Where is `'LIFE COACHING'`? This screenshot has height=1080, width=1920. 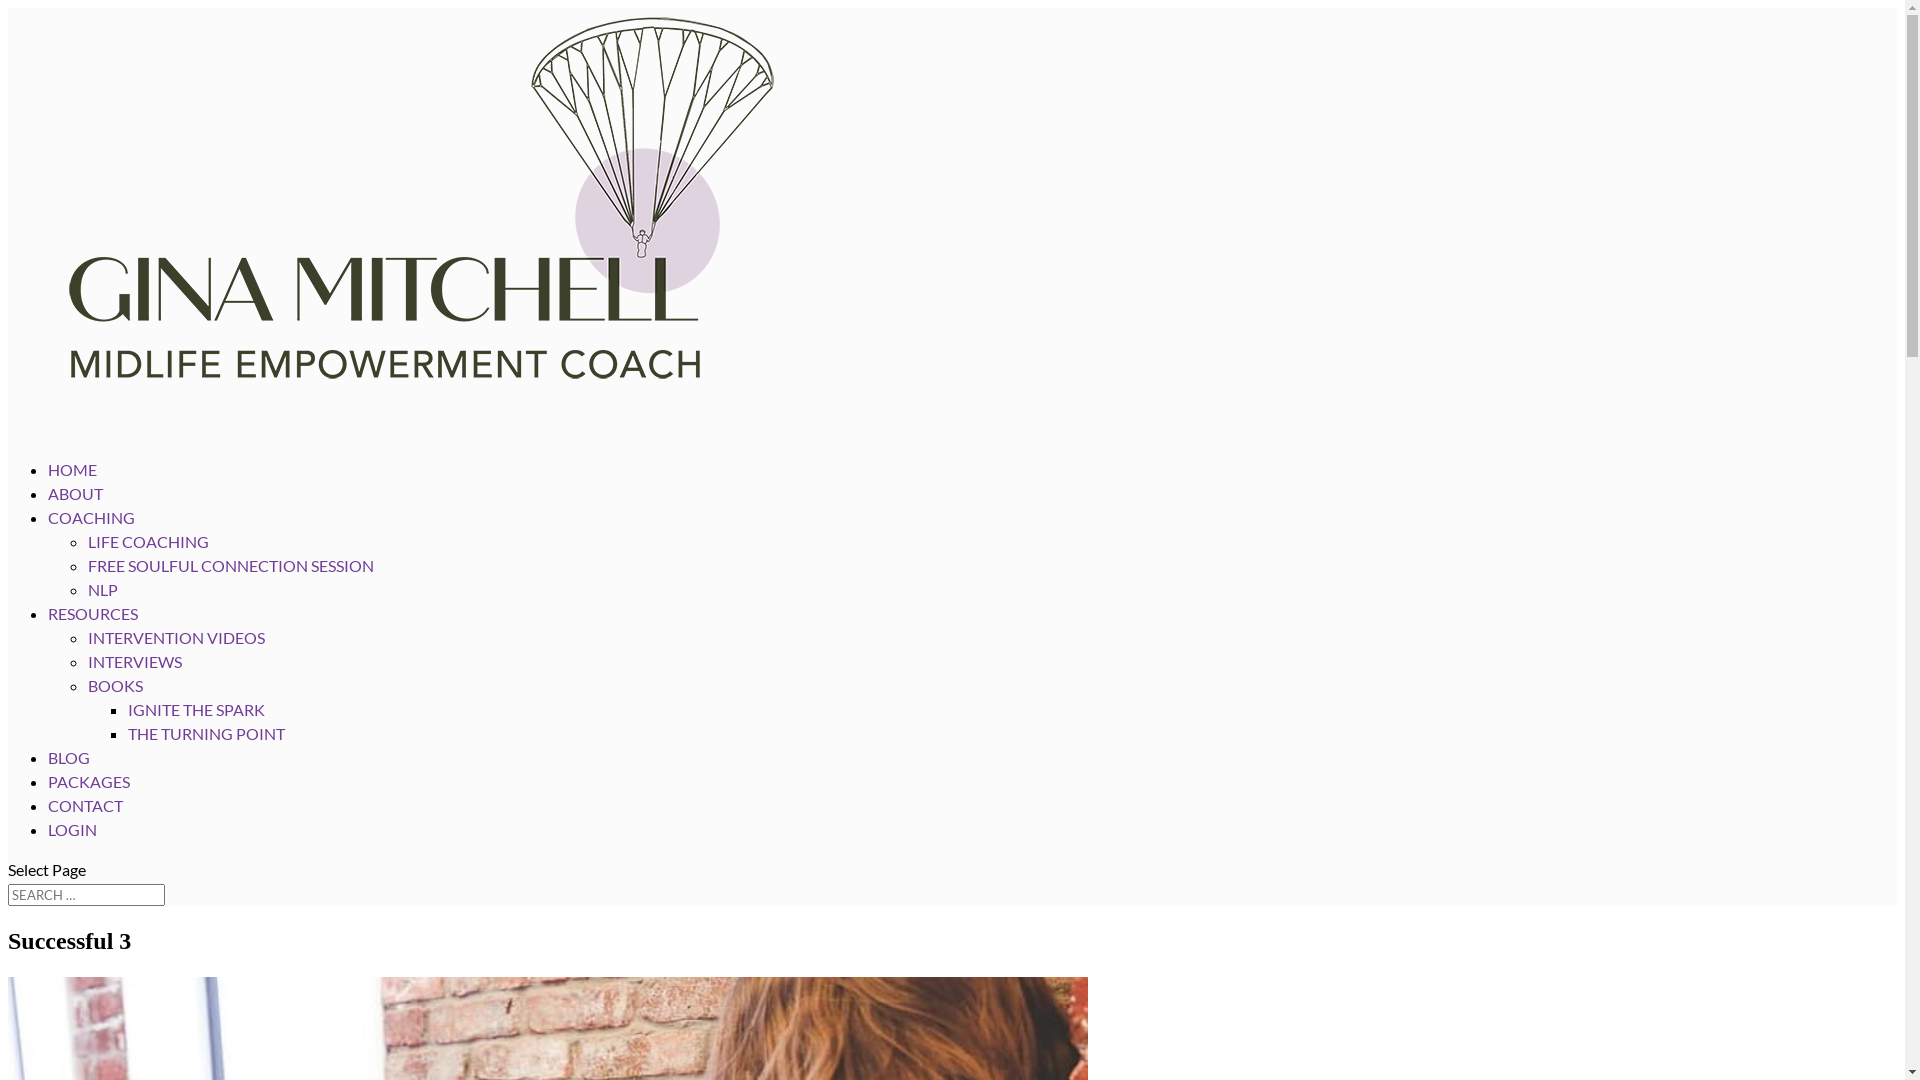
'LIFE COACHING' is located at coordinates (147, 541).